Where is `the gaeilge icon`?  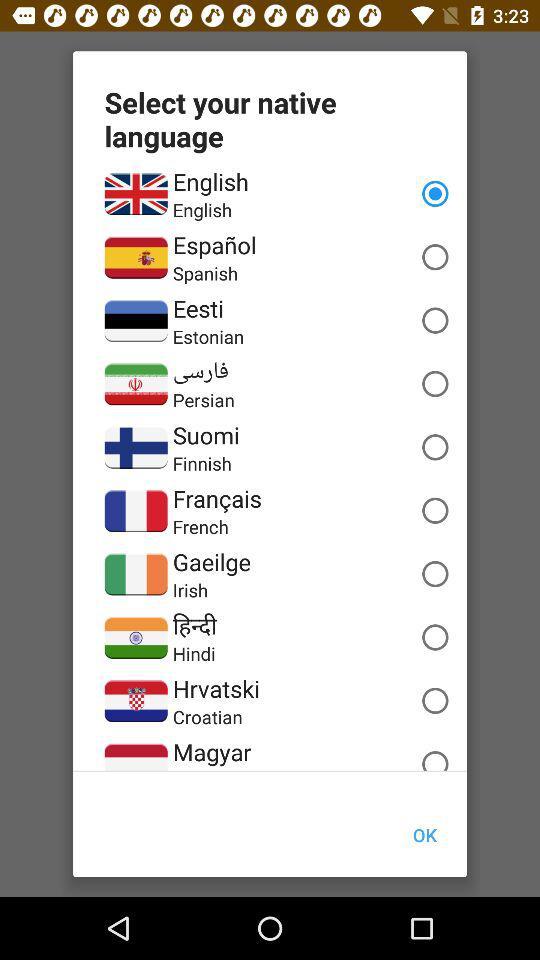
the gaeilge icon is located at coordinates (210, 561).